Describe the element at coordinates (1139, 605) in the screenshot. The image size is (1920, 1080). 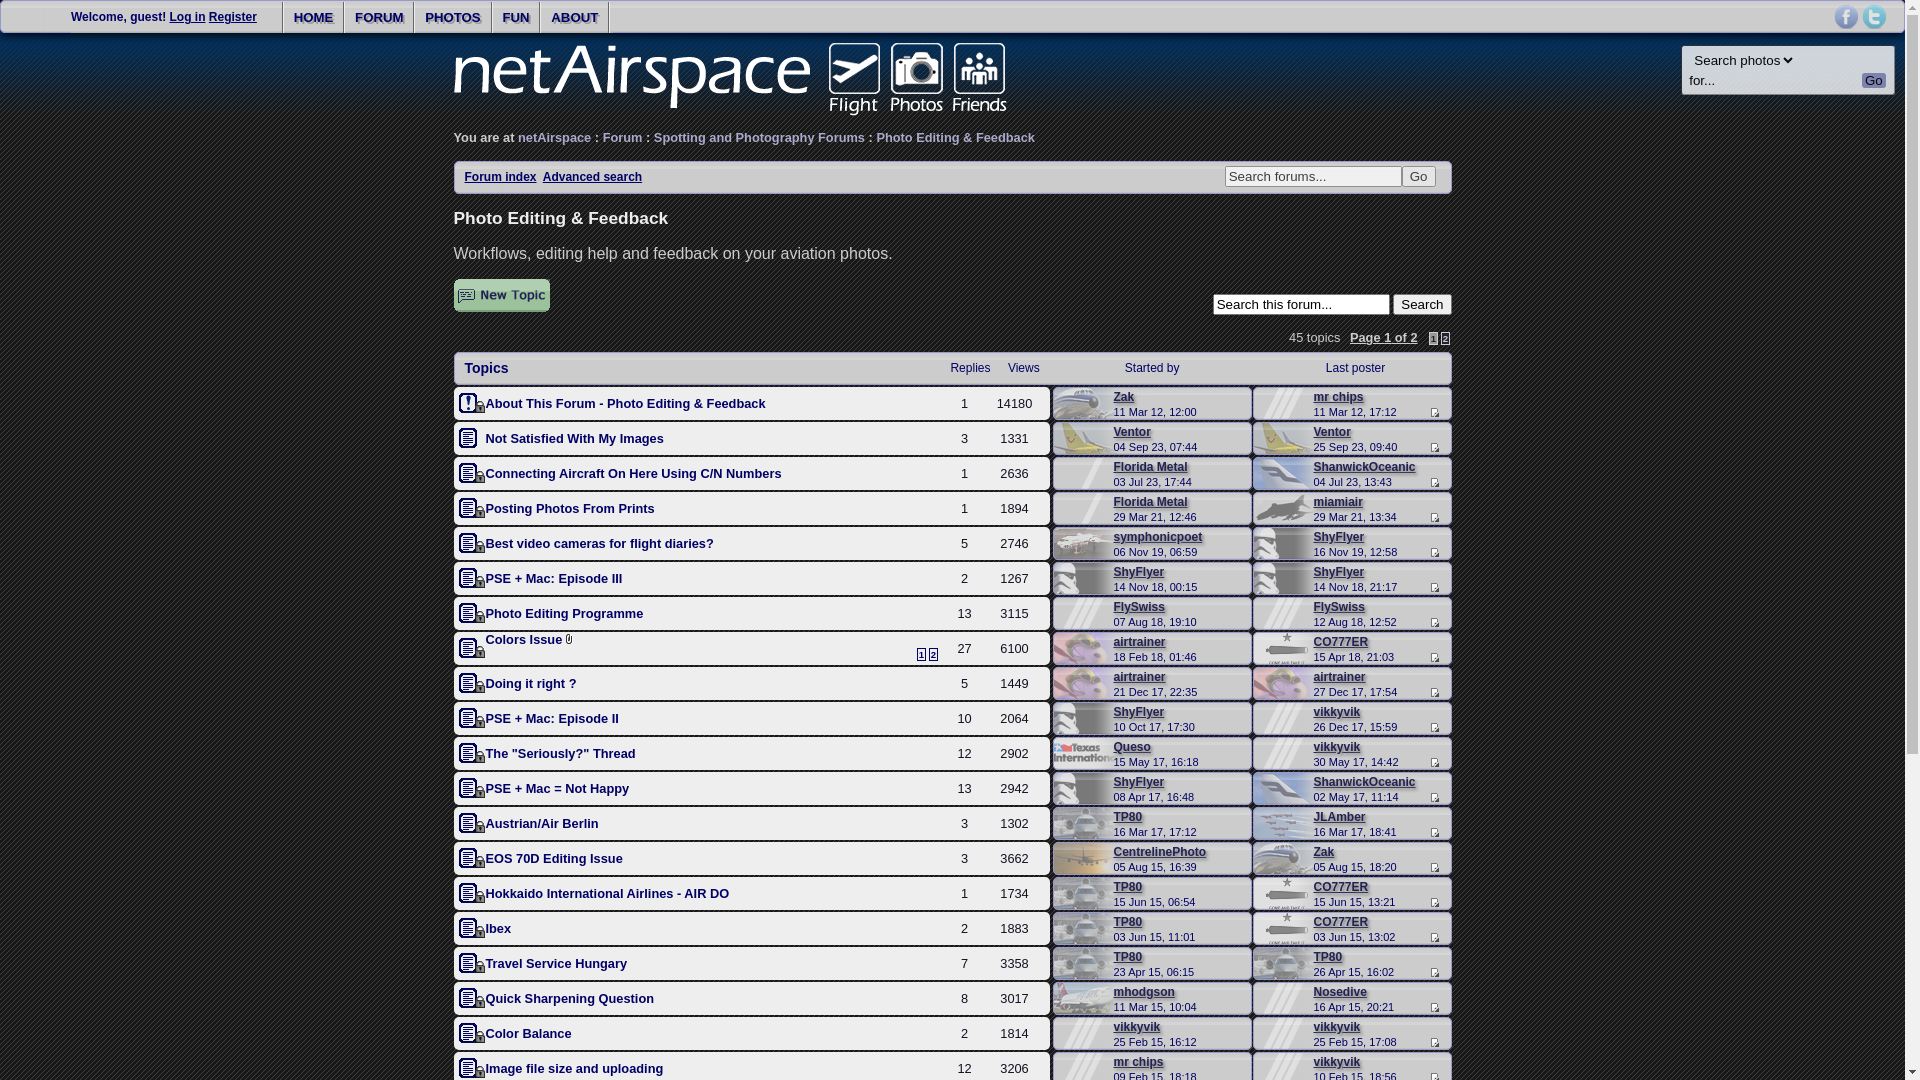
I see `'FlySwiss'` at that location.